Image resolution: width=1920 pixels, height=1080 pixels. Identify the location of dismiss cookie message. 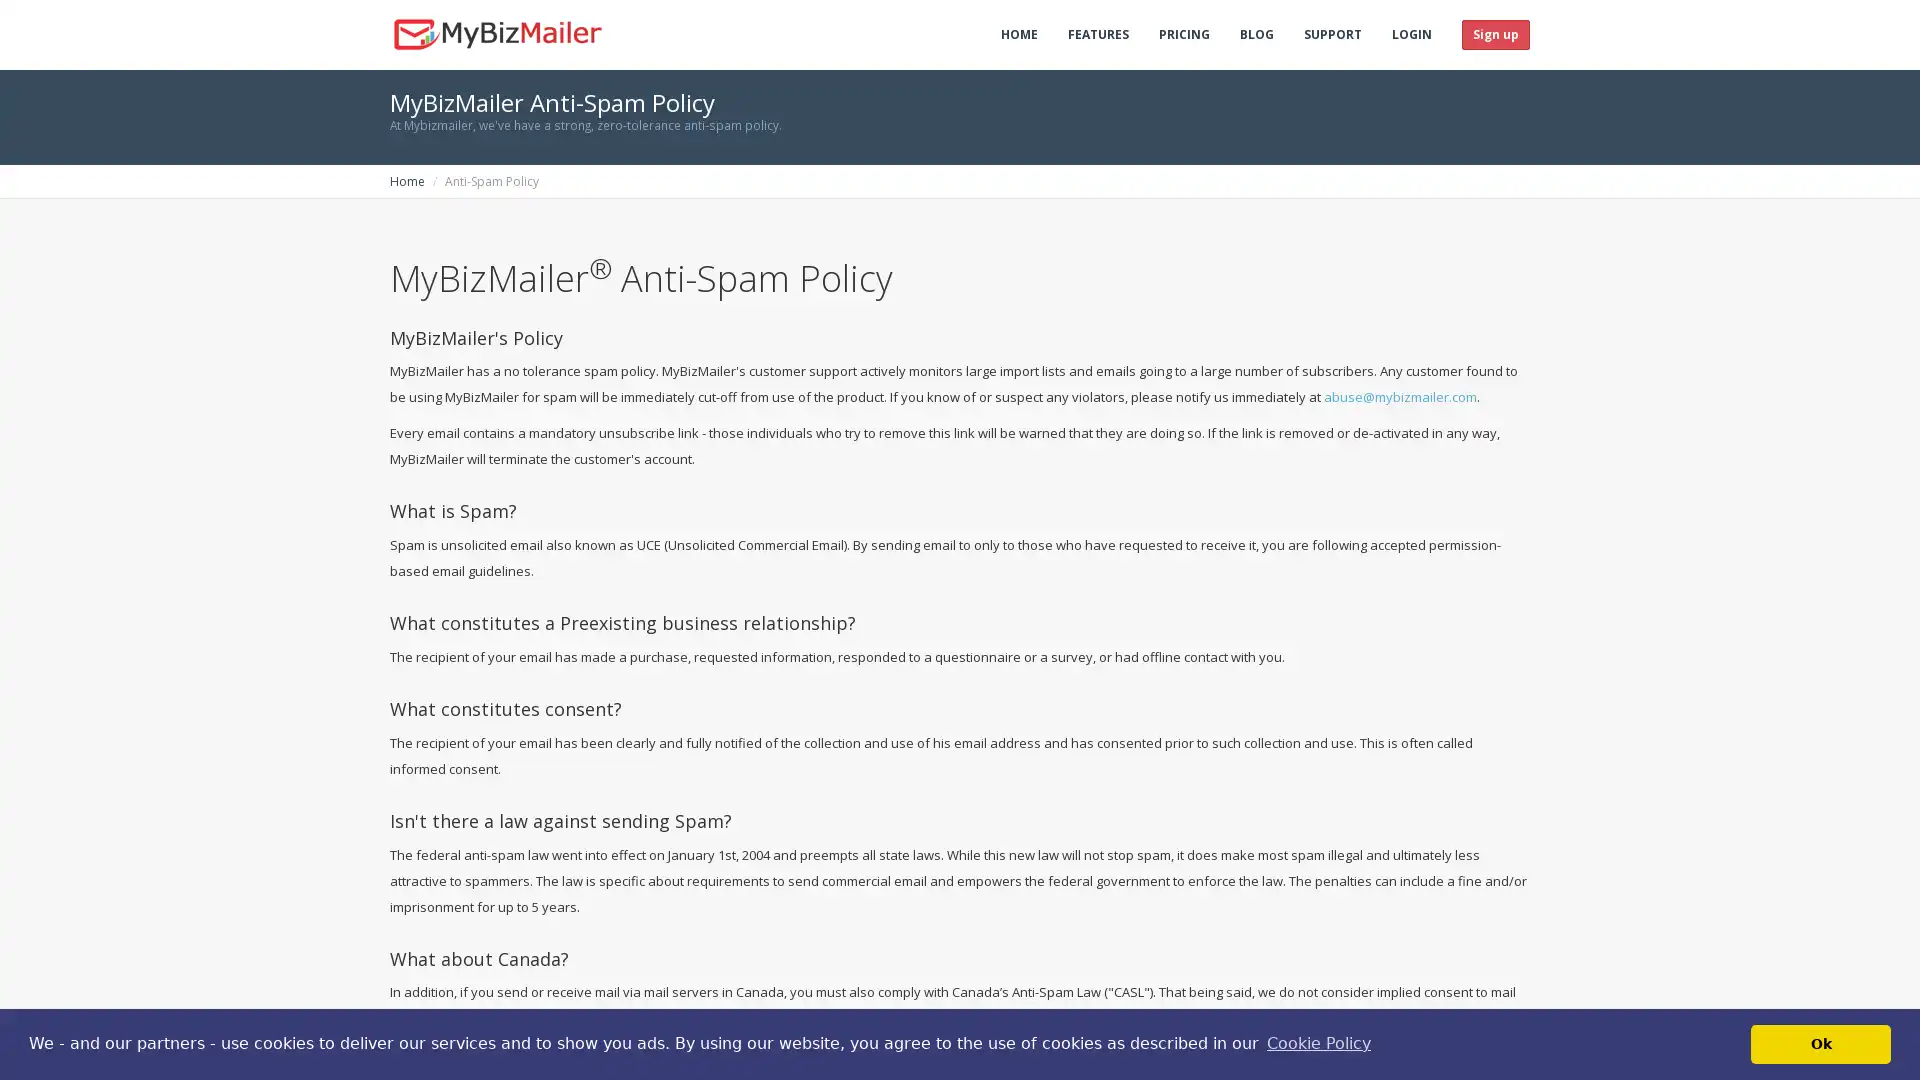
(1820, 1043).